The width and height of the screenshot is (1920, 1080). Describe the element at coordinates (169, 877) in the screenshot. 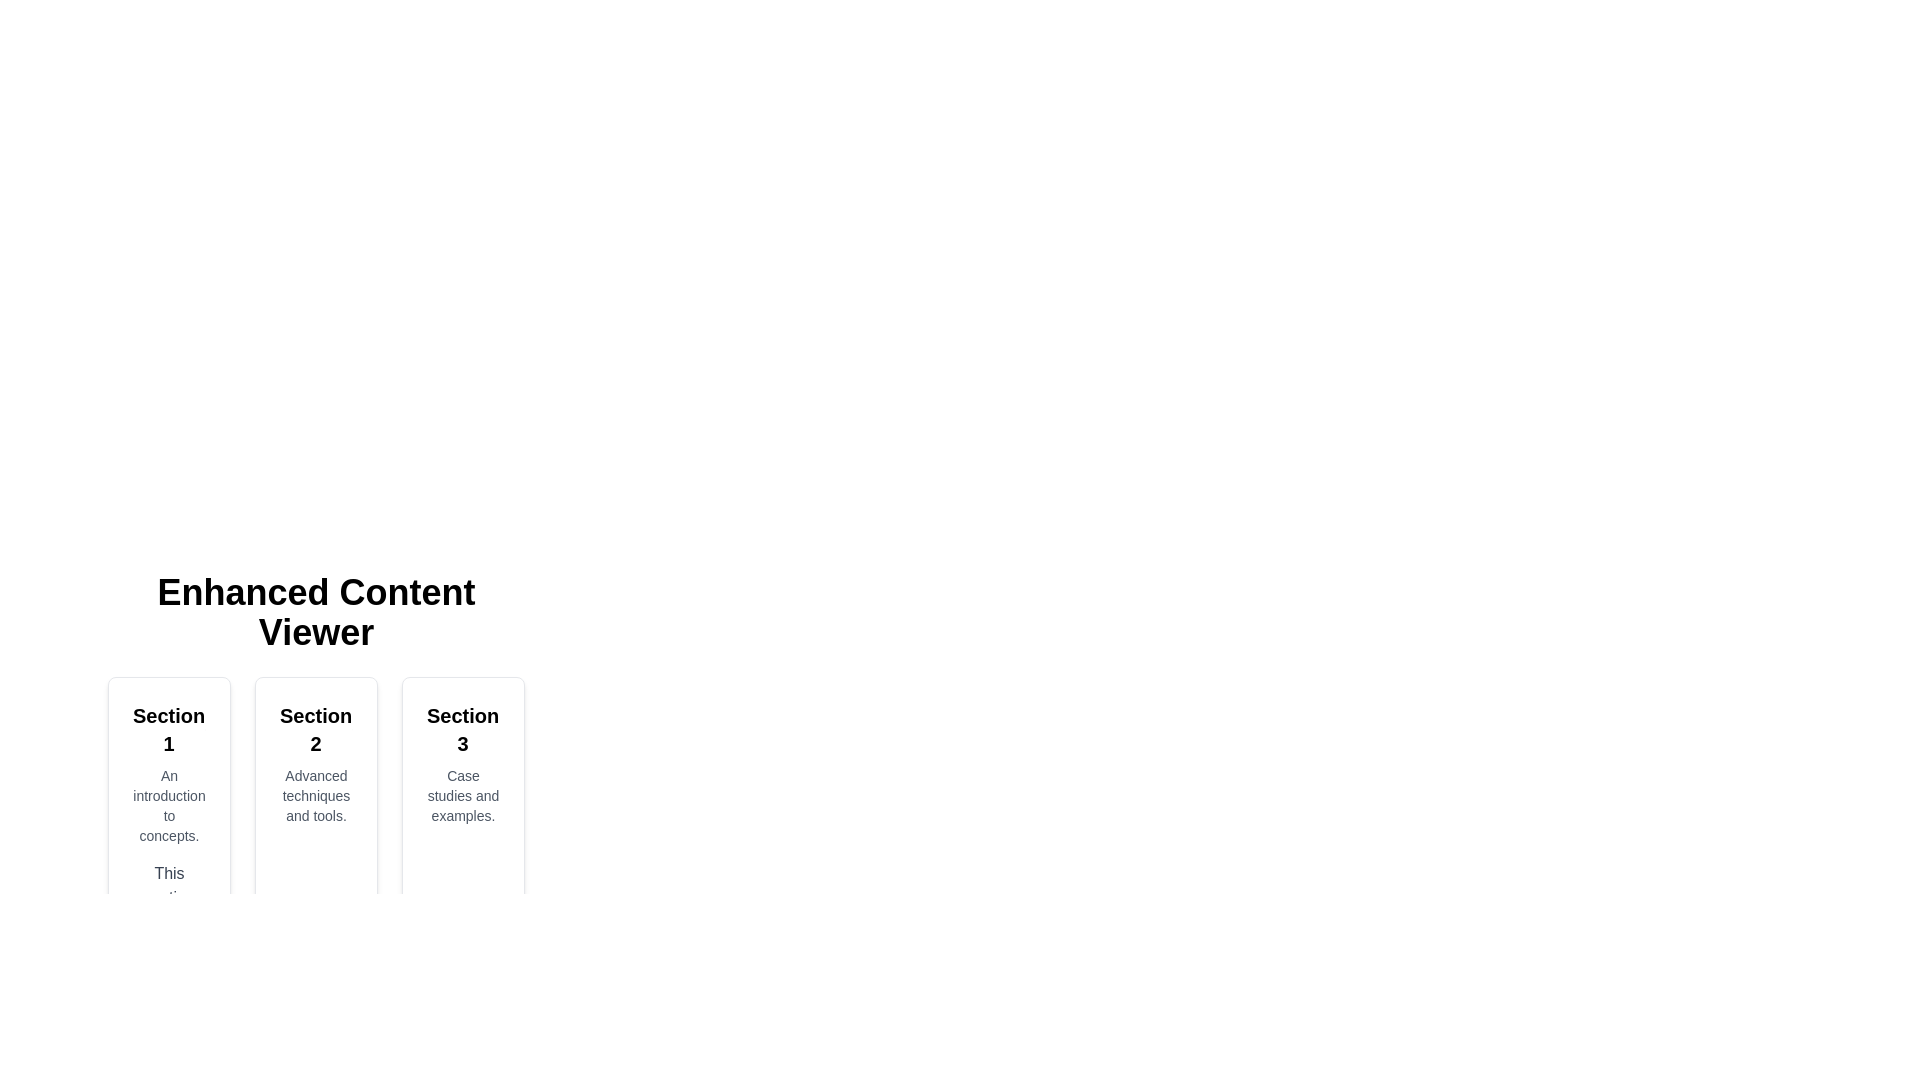

I see `embedded elements within the 'Section 1' overview card, which features a title in bold and large font, a brief description, and a longer explanation, all presented in a vertically elongated card layout` at that location.